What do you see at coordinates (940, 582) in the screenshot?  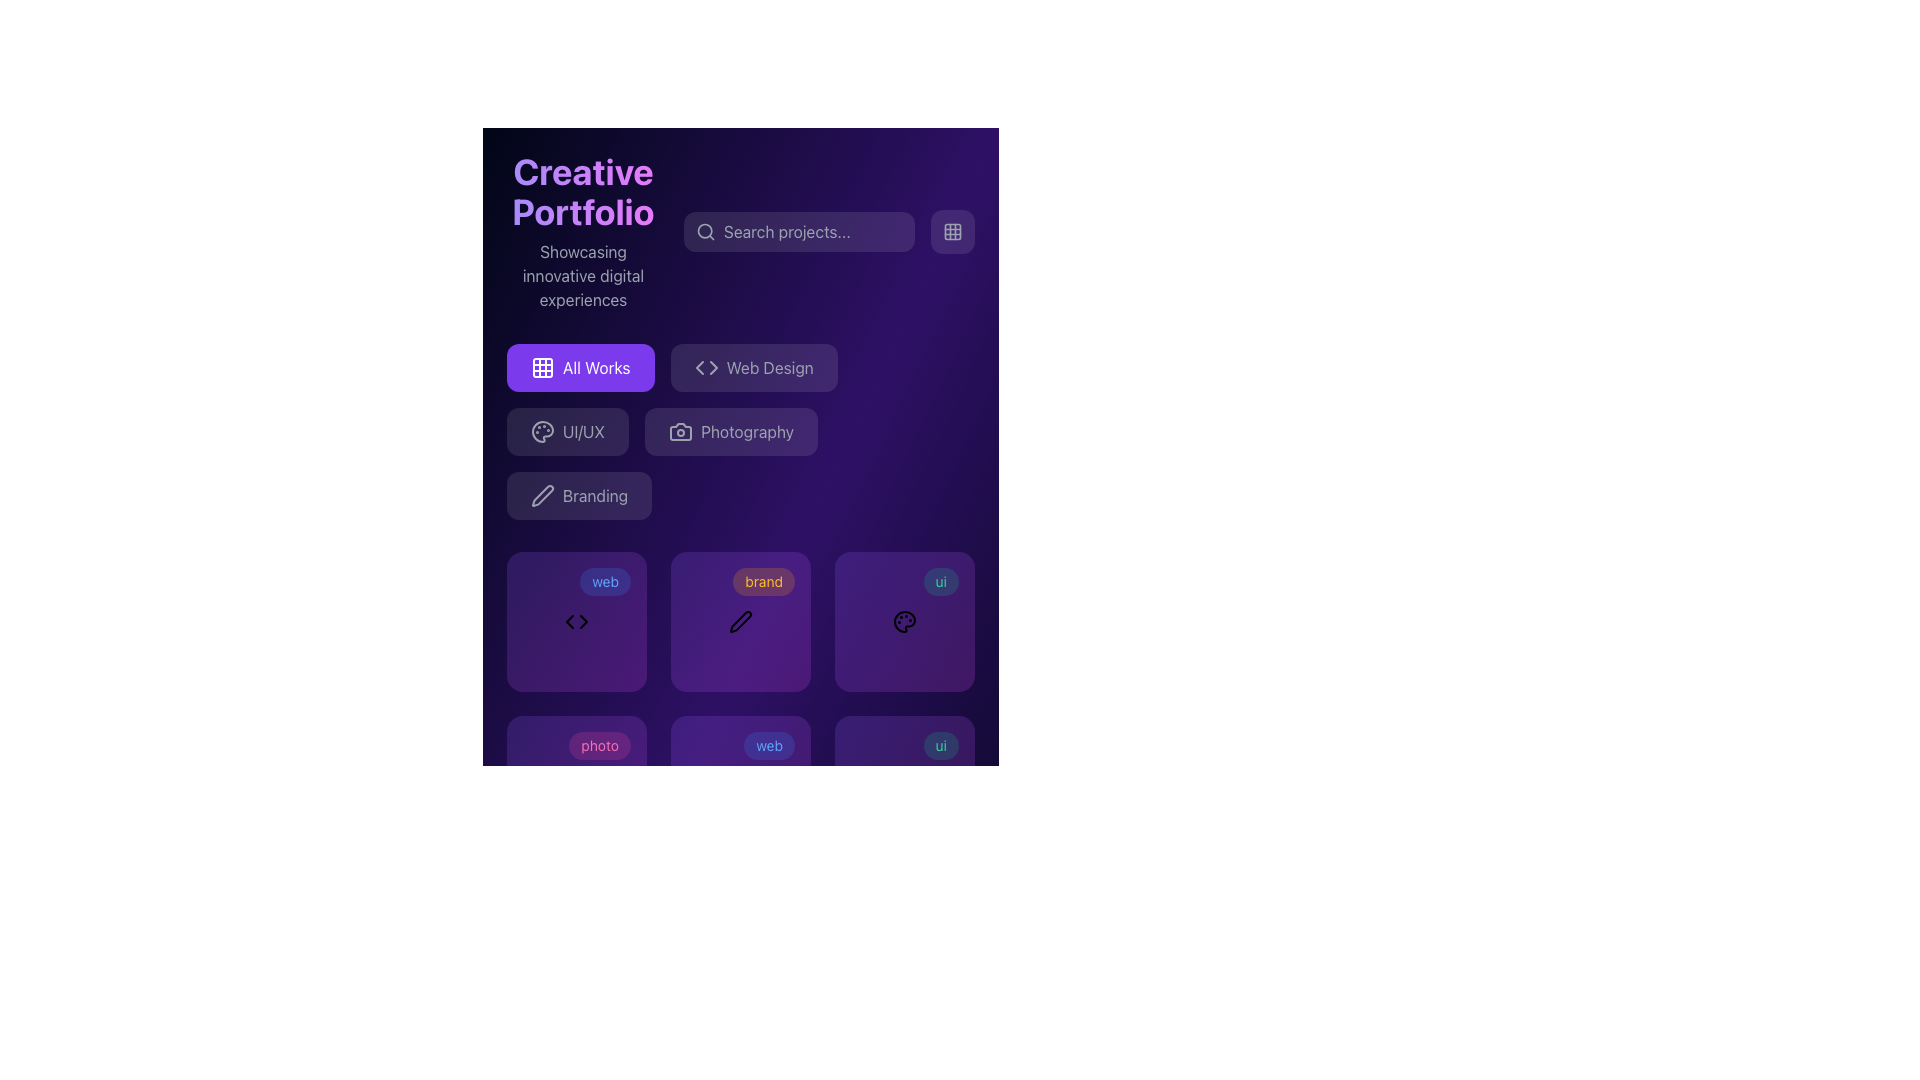 I see `the label positioned in the top-right corner of the square panel containing design elements in the lower section of the interface` at bounding box center [940, 582].